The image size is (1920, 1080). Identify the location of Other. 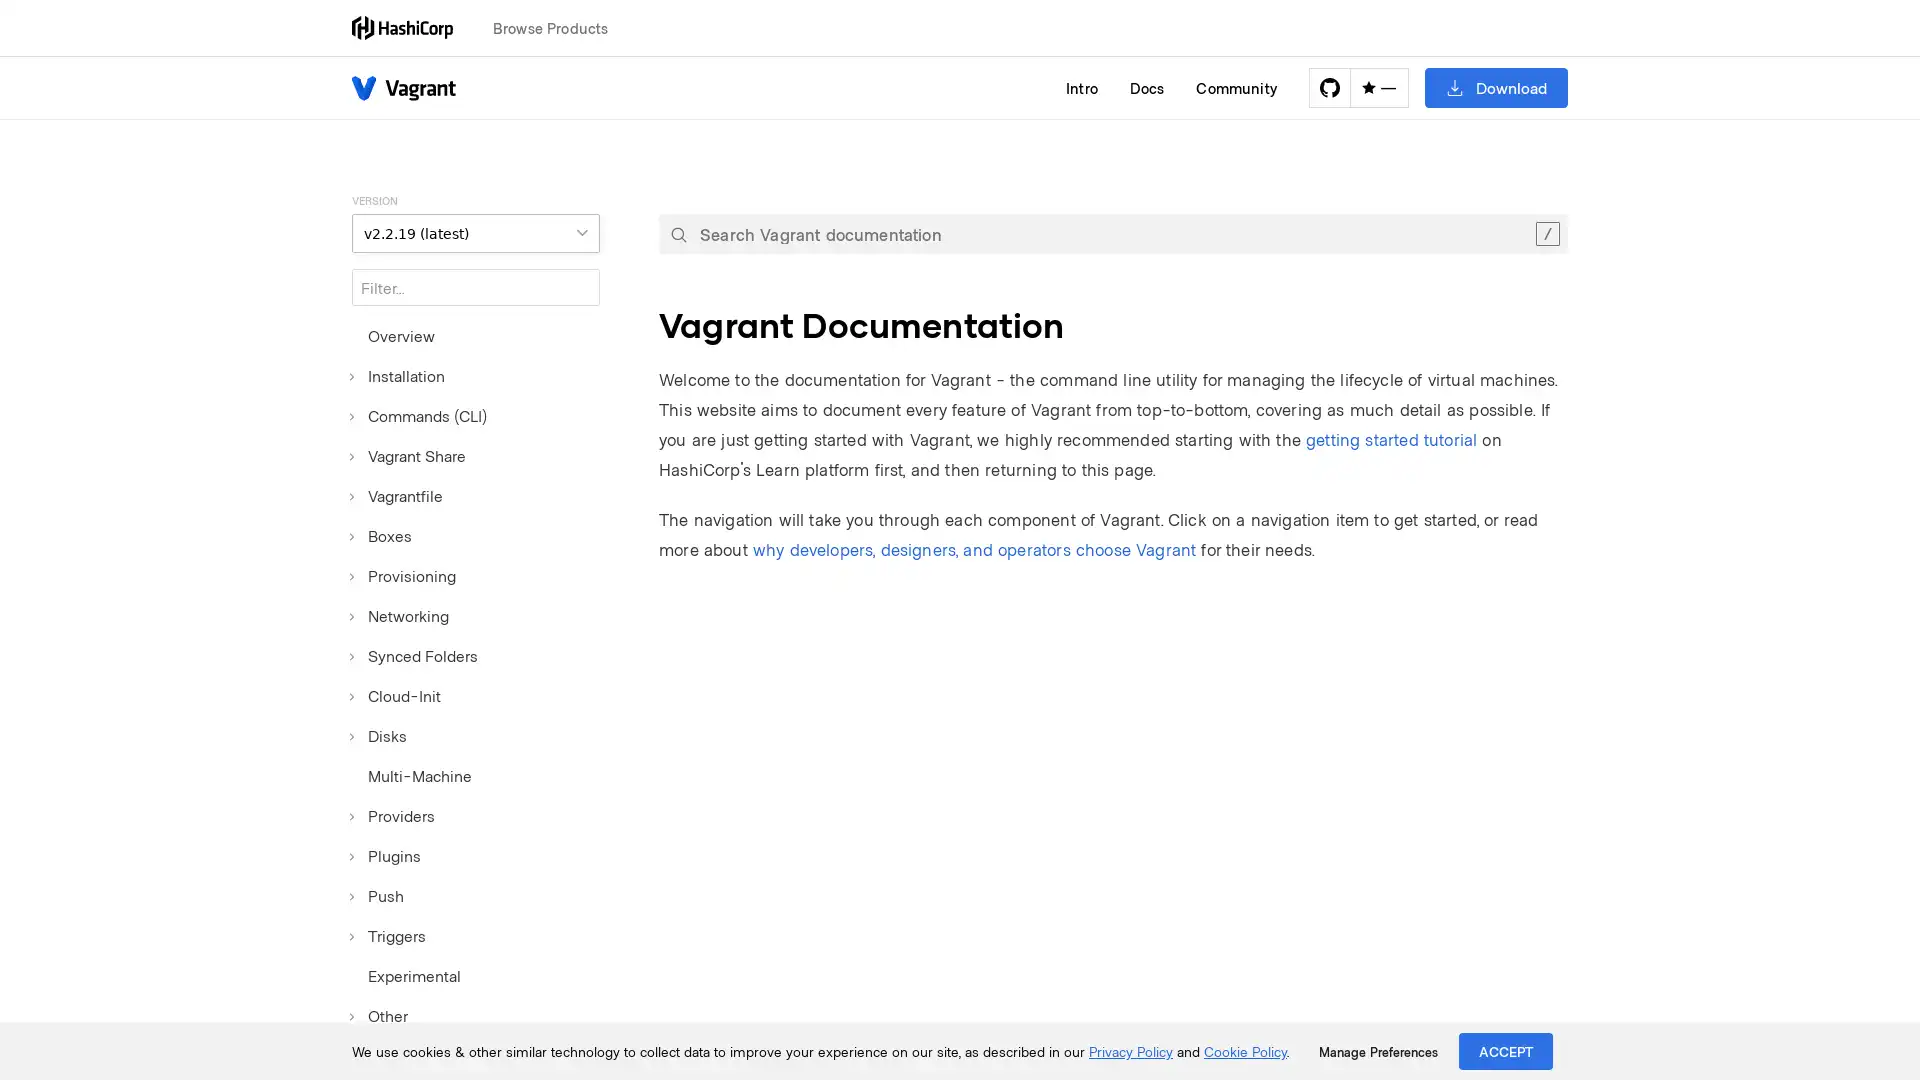
(379, 1015).